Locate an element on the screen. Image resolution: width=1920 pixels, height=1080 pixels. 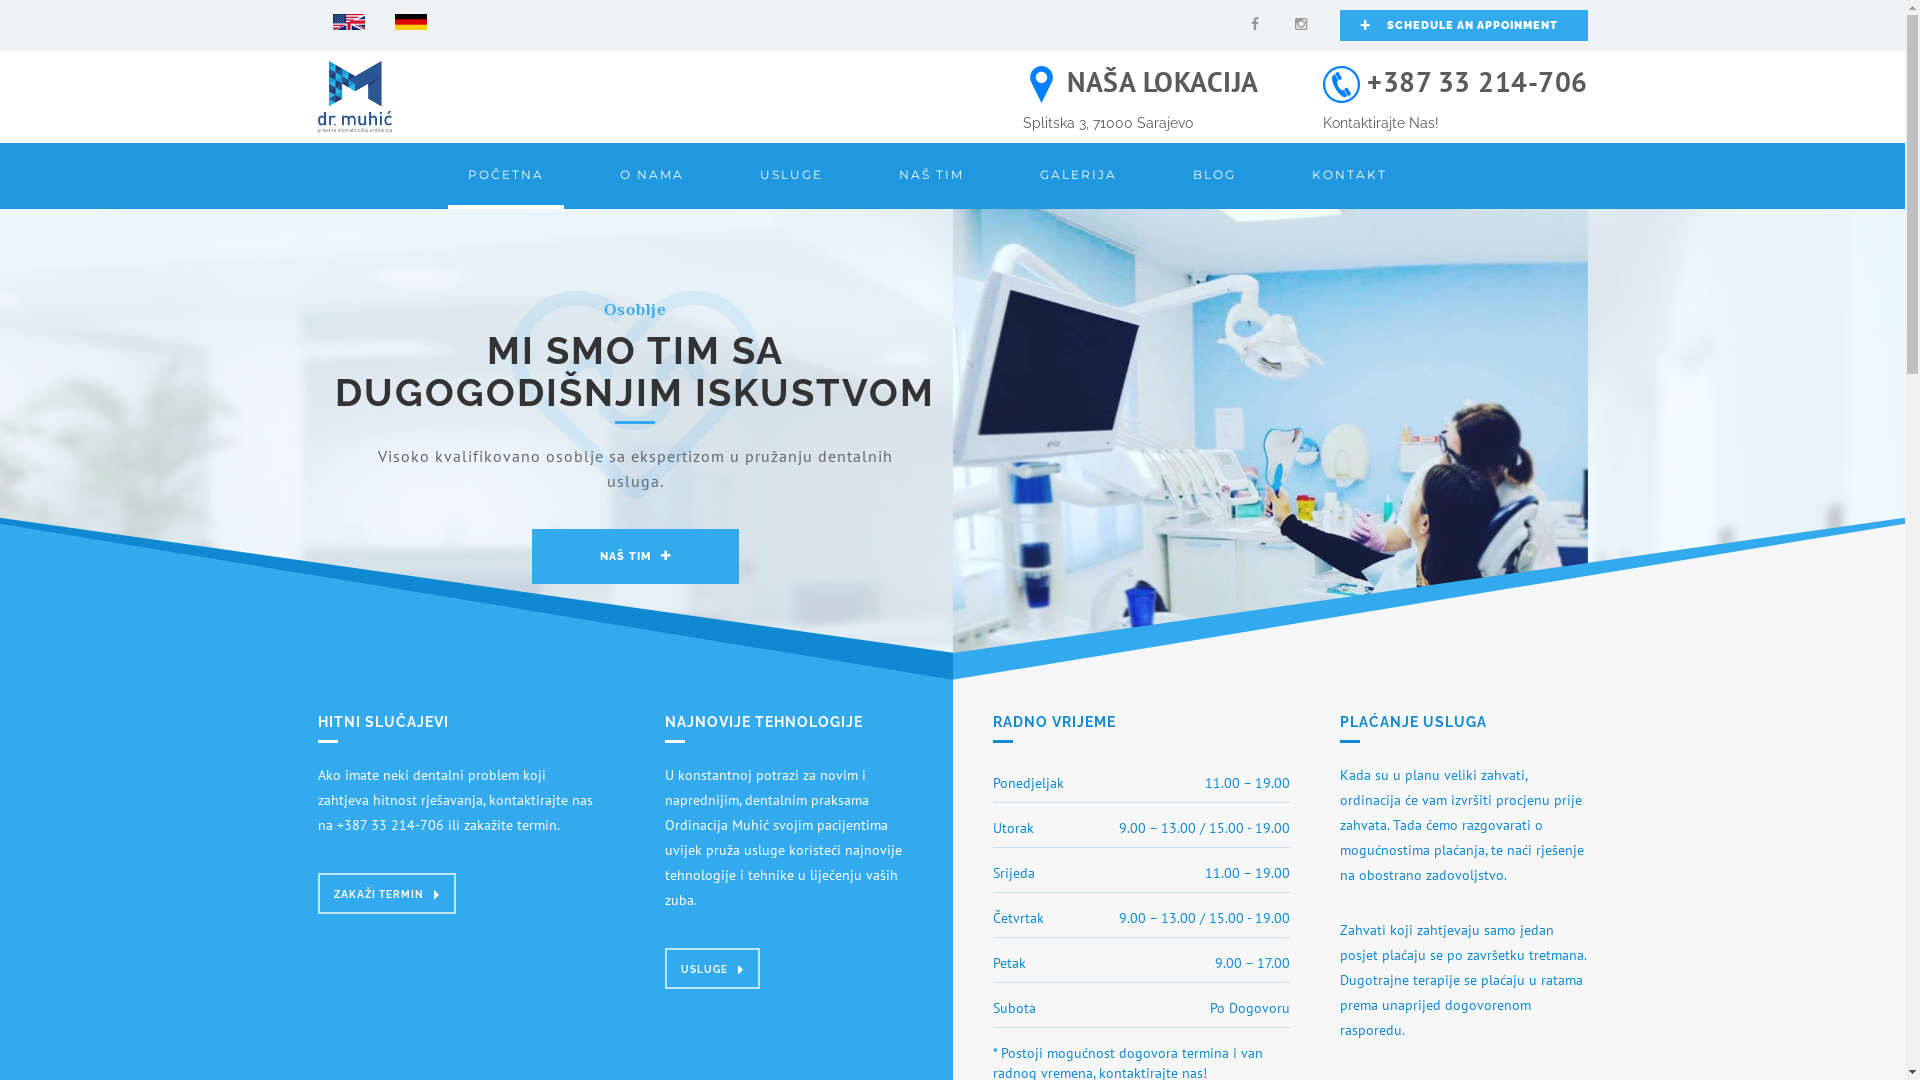
'O NAMA' is located at coordinates (652, 175).